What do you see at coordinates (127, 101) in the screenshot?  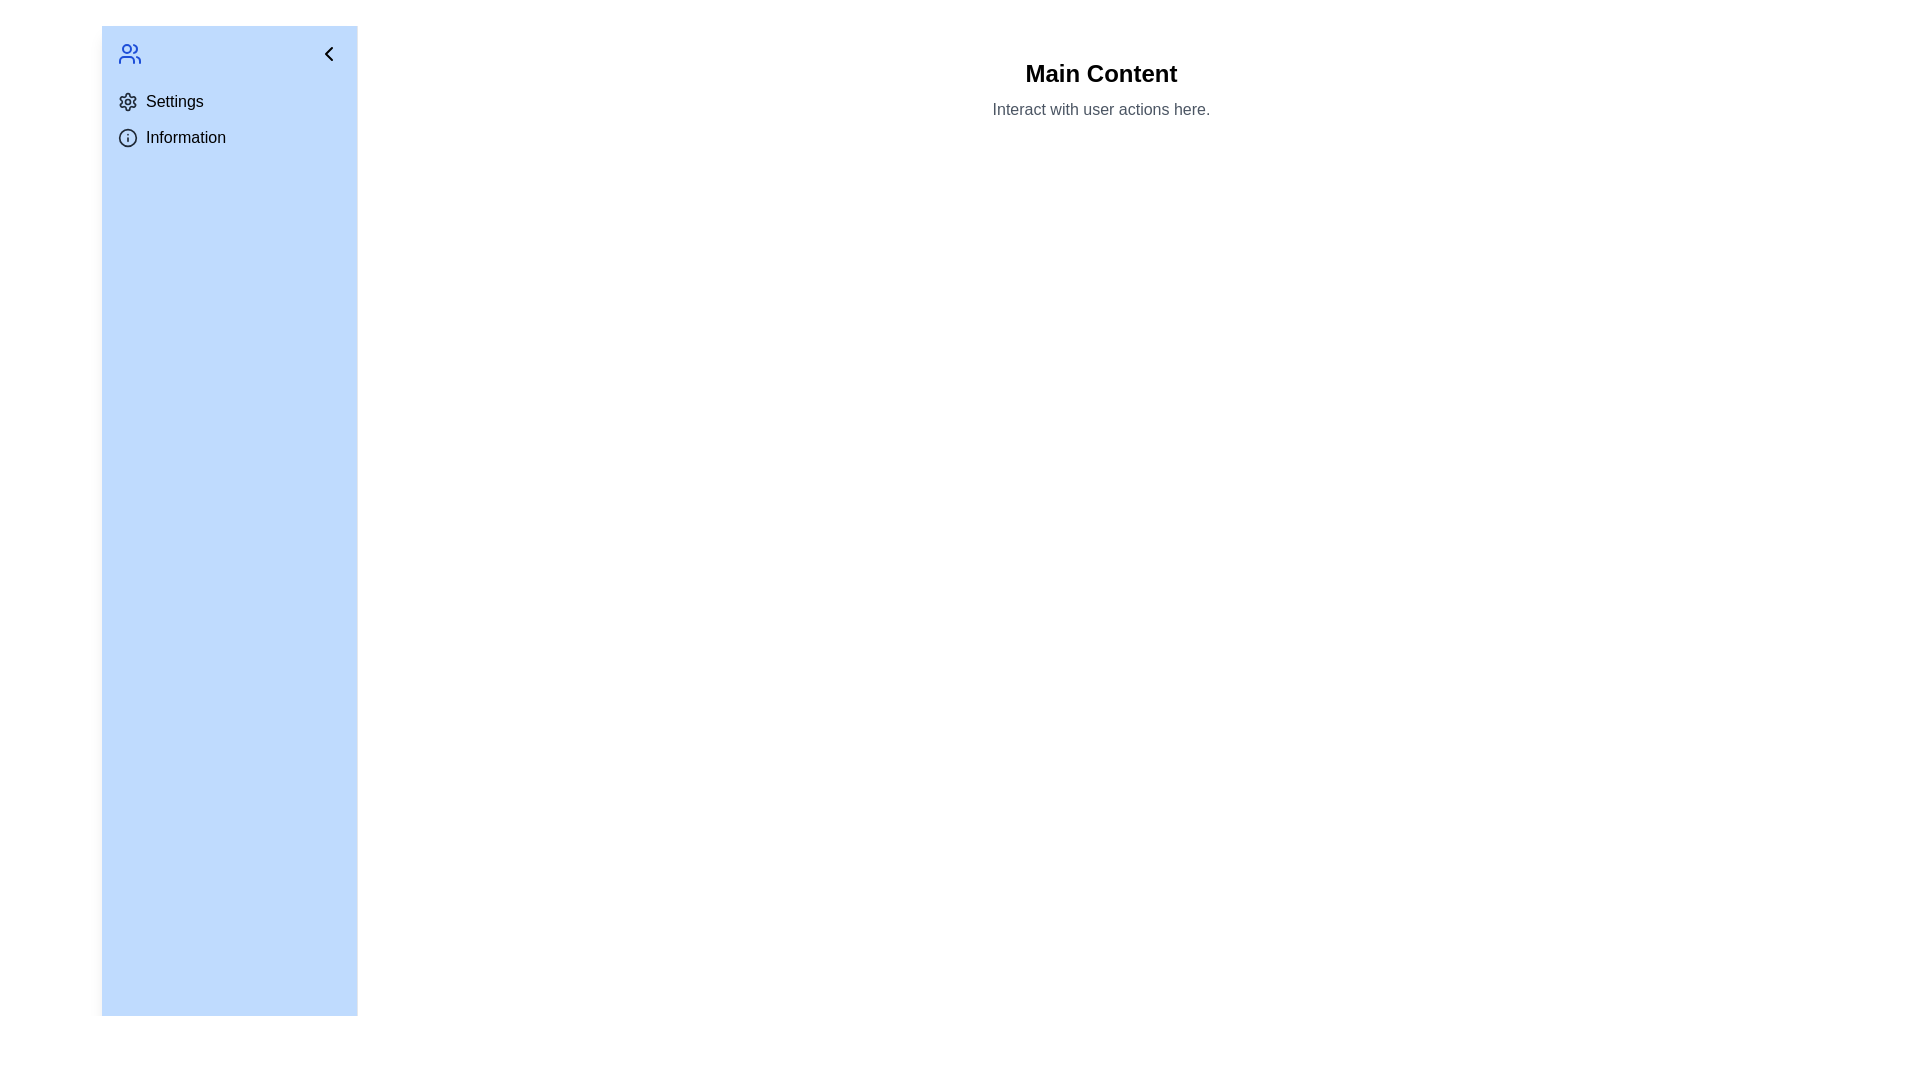 I see `the settings icon, which is represented visually and is located at the start of the 'Settings' text item in the vertical navigation menu` at bounding box center [127, 101].